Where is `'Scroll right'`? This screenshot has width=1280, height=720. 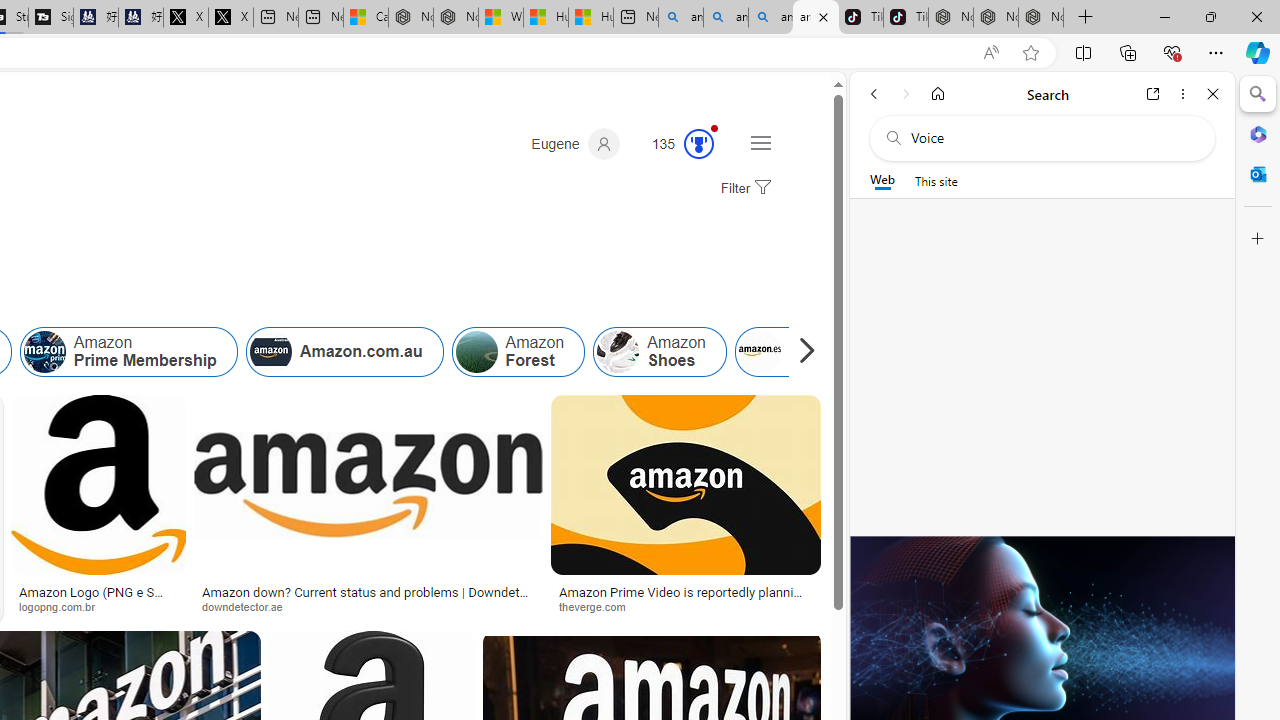
'Scroll right' is located at coordinates (801, 351).